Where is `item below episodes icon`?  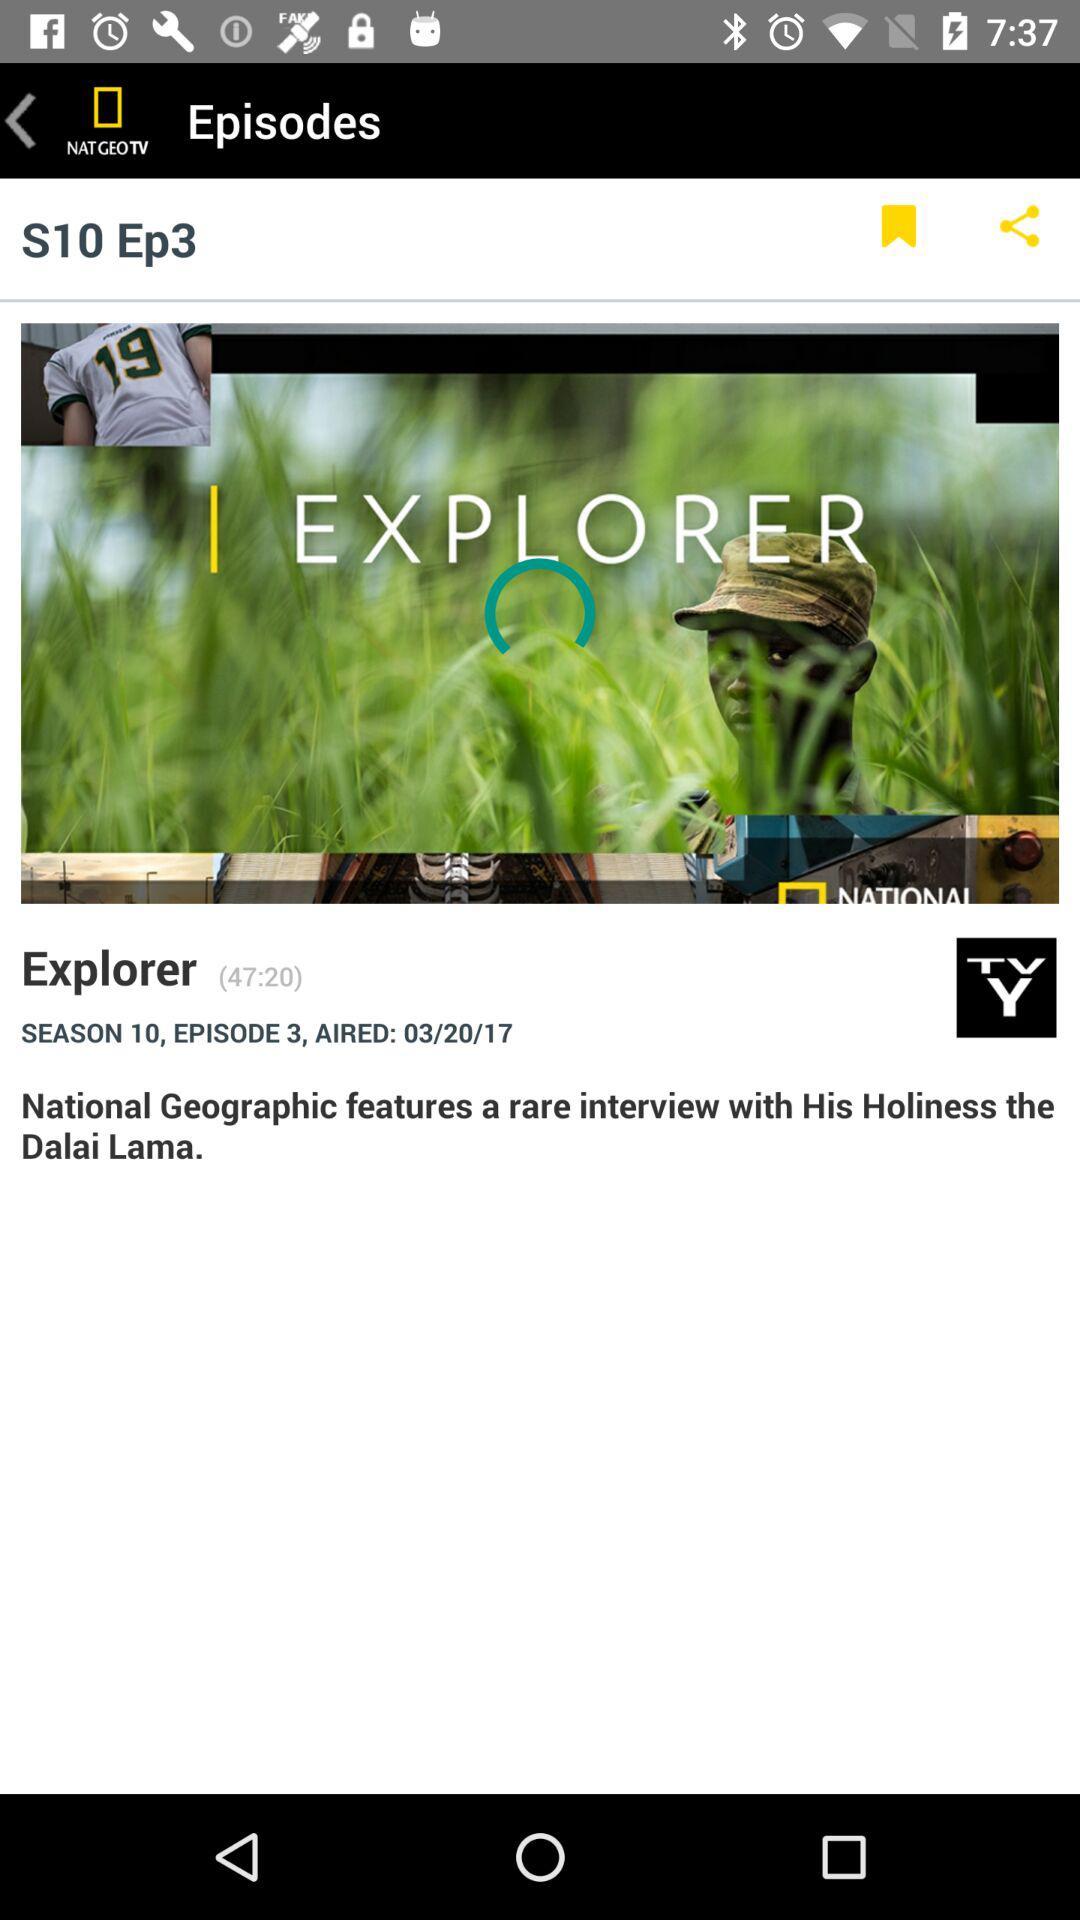
item below episodes icon is located at coordinates (1019, 238).